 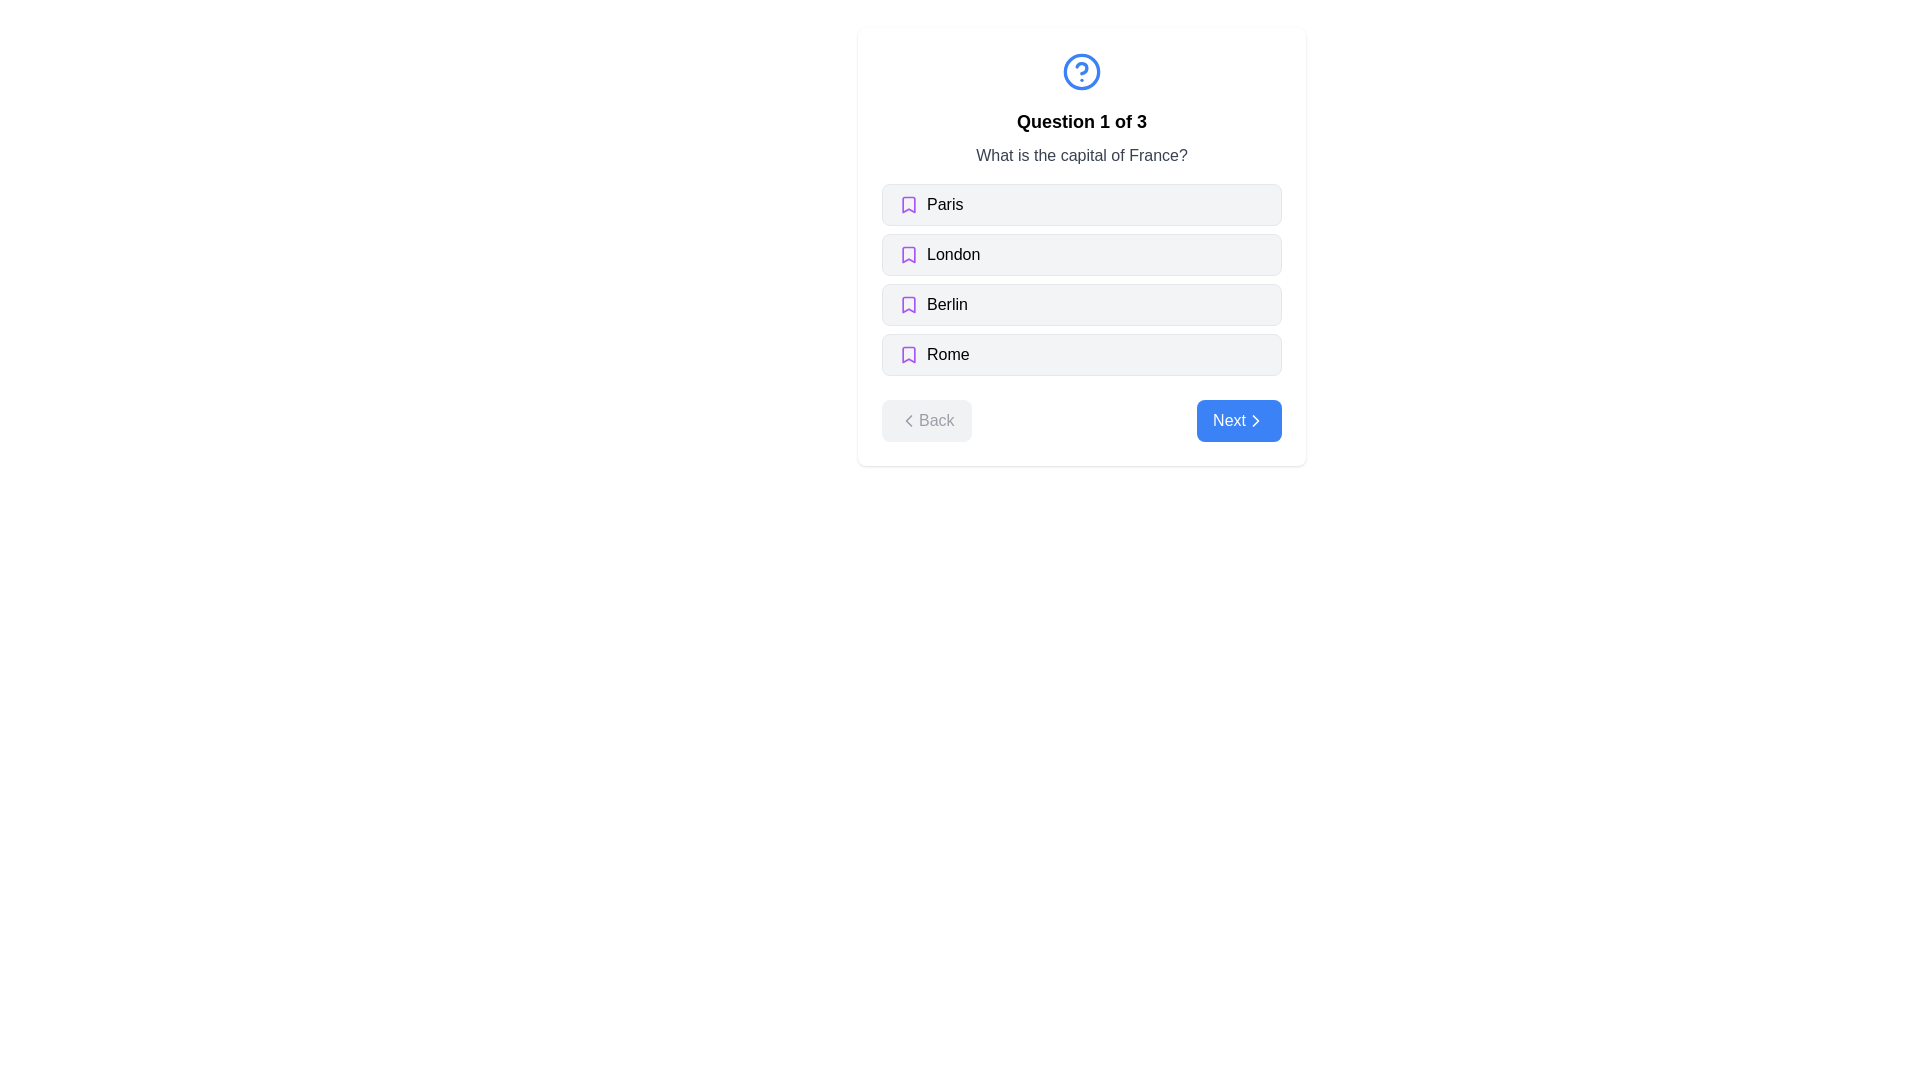 I want to click on the interactive button representing a possible answer choice in the multiple-choice selection interface, so click(x=1080, y=280).